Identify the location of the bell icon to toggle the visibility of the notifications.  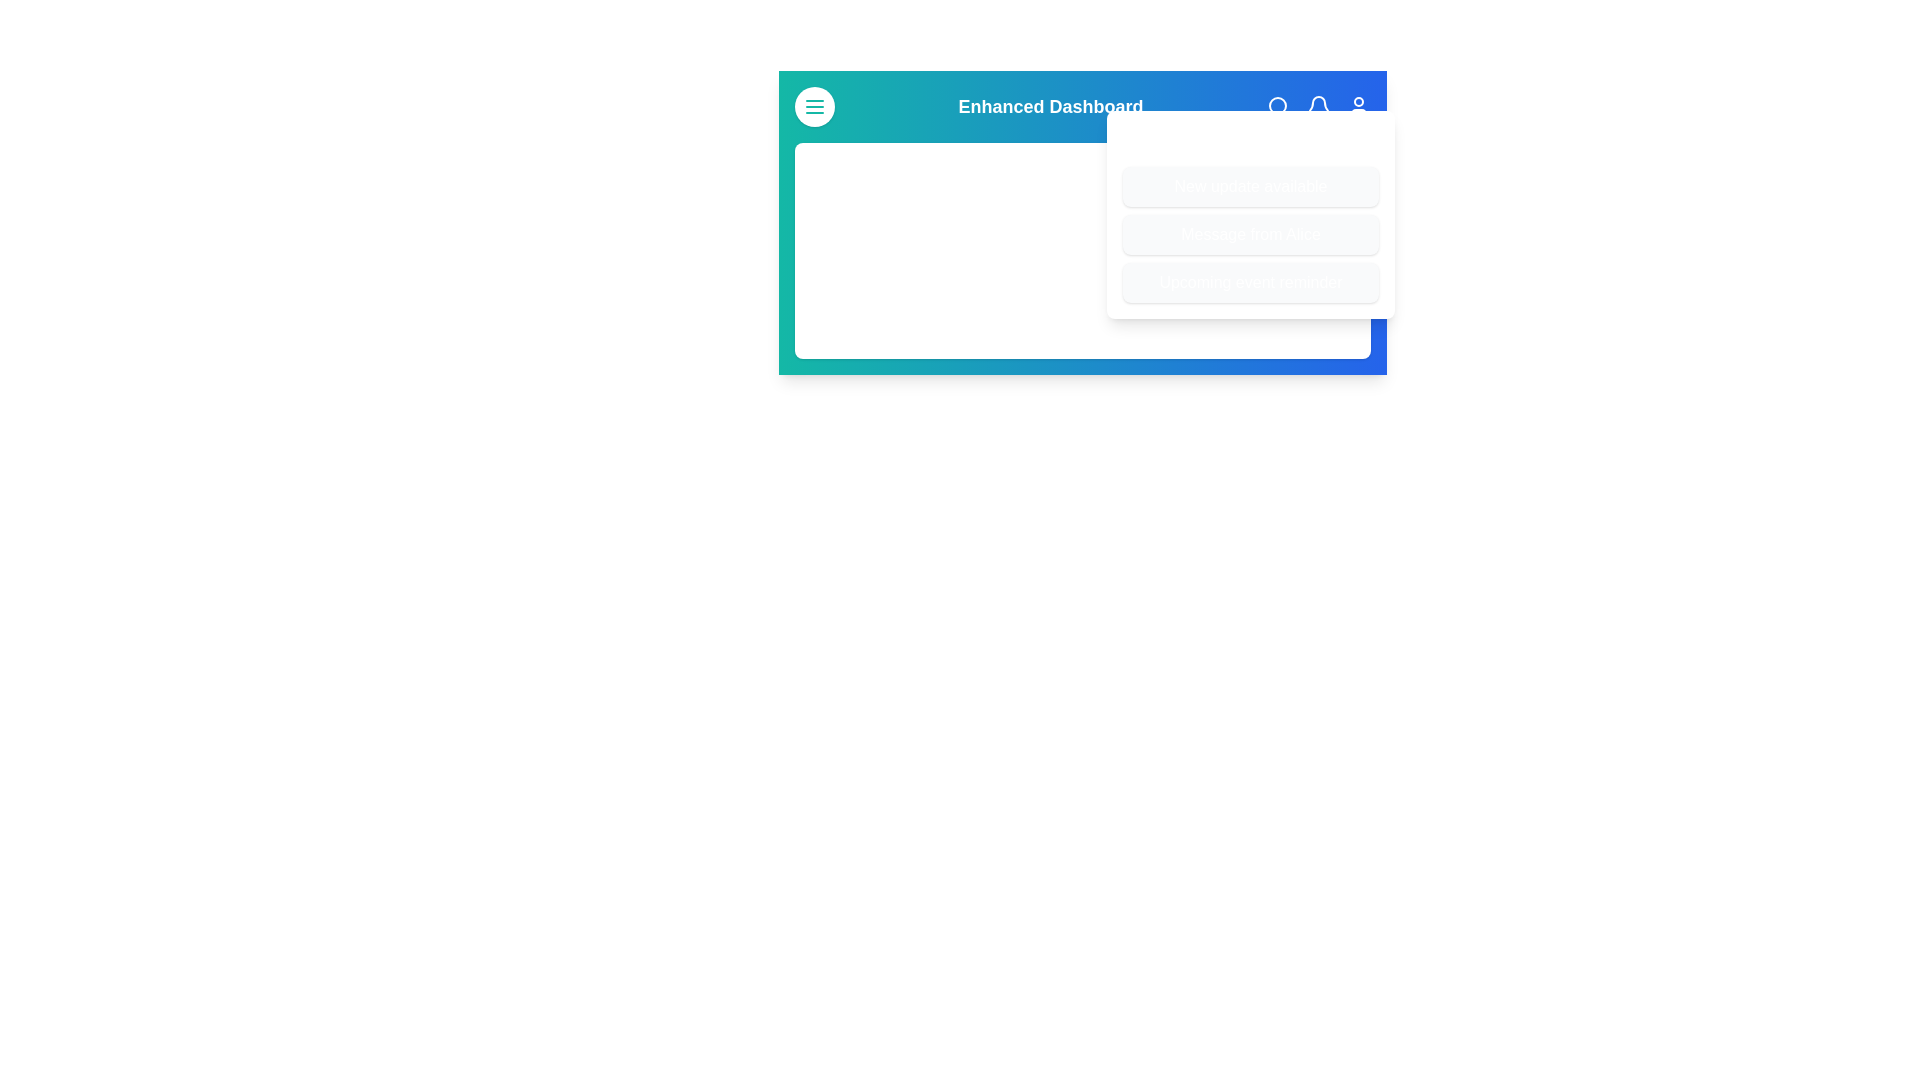
(1319, 107).